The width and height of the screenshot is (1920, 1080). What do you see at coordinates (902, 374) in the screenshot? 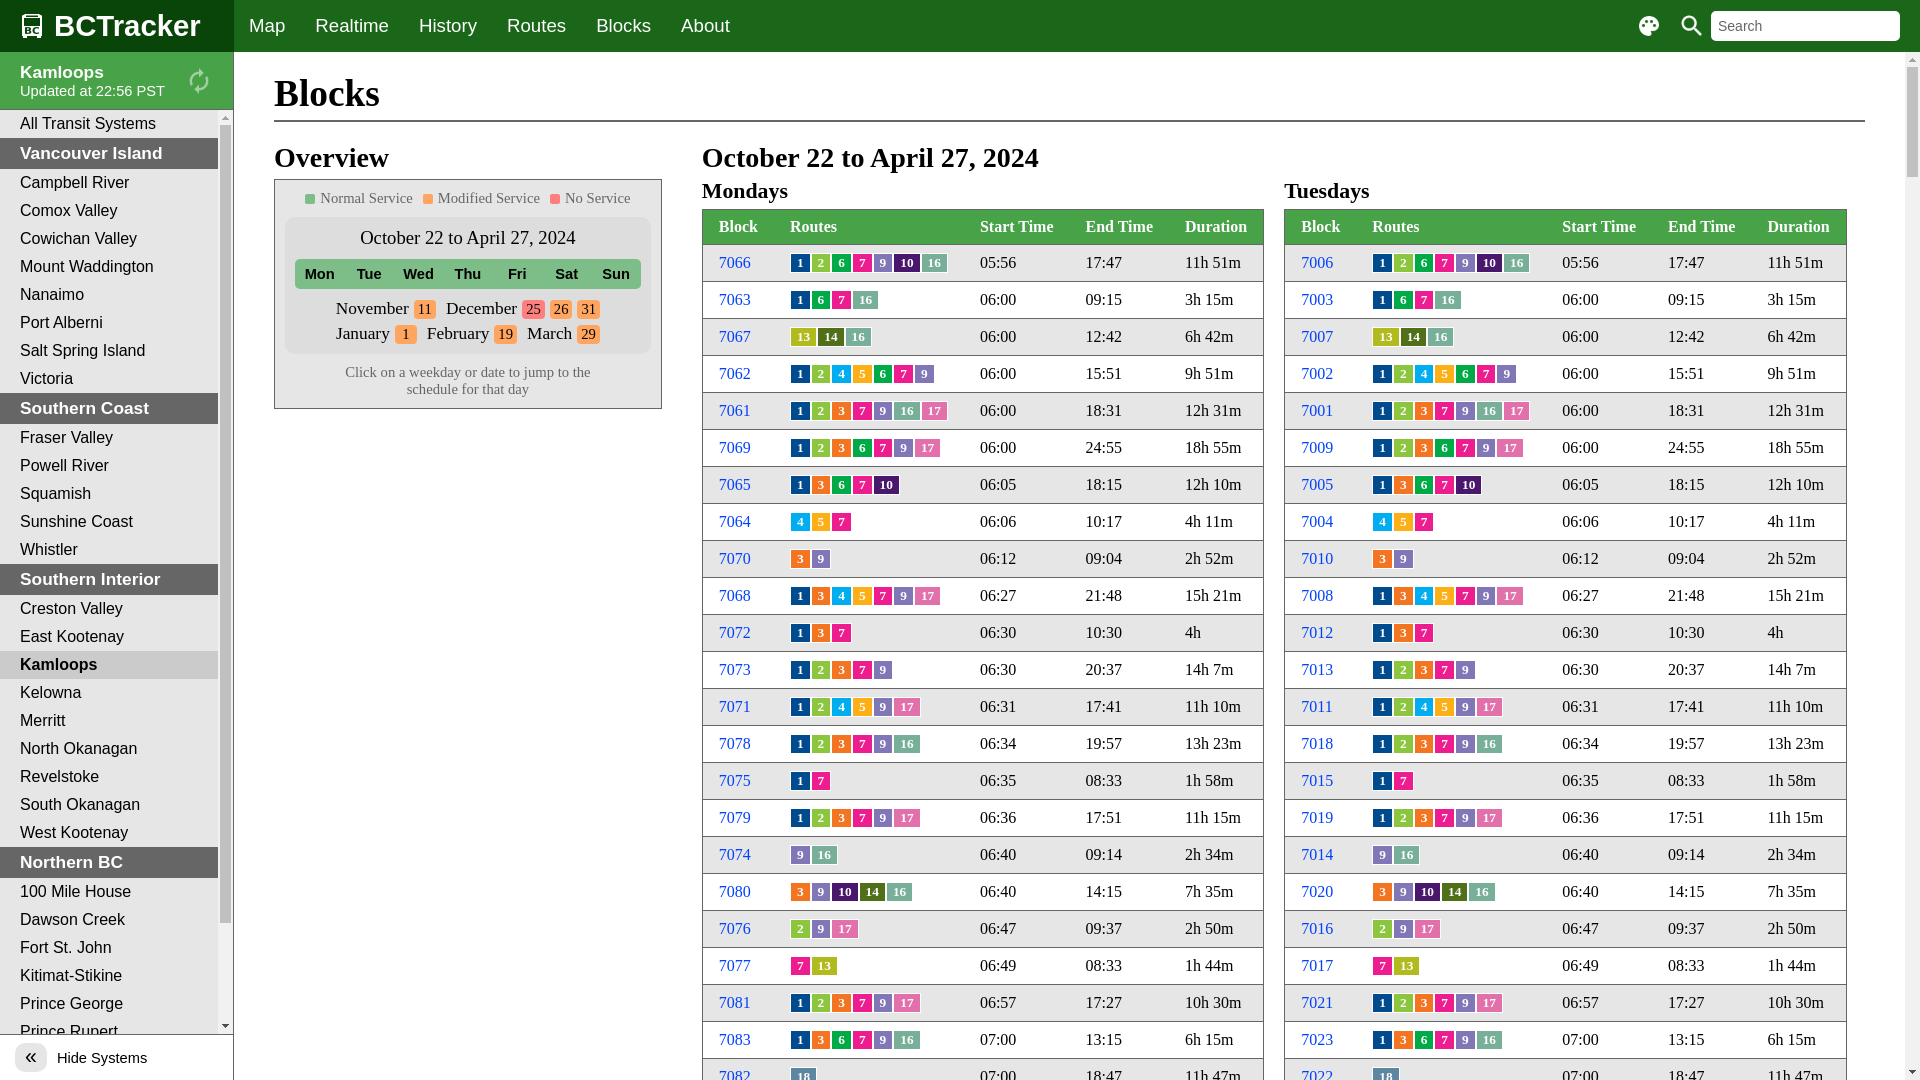
I see `'7'` at bounding box center [902, 374].